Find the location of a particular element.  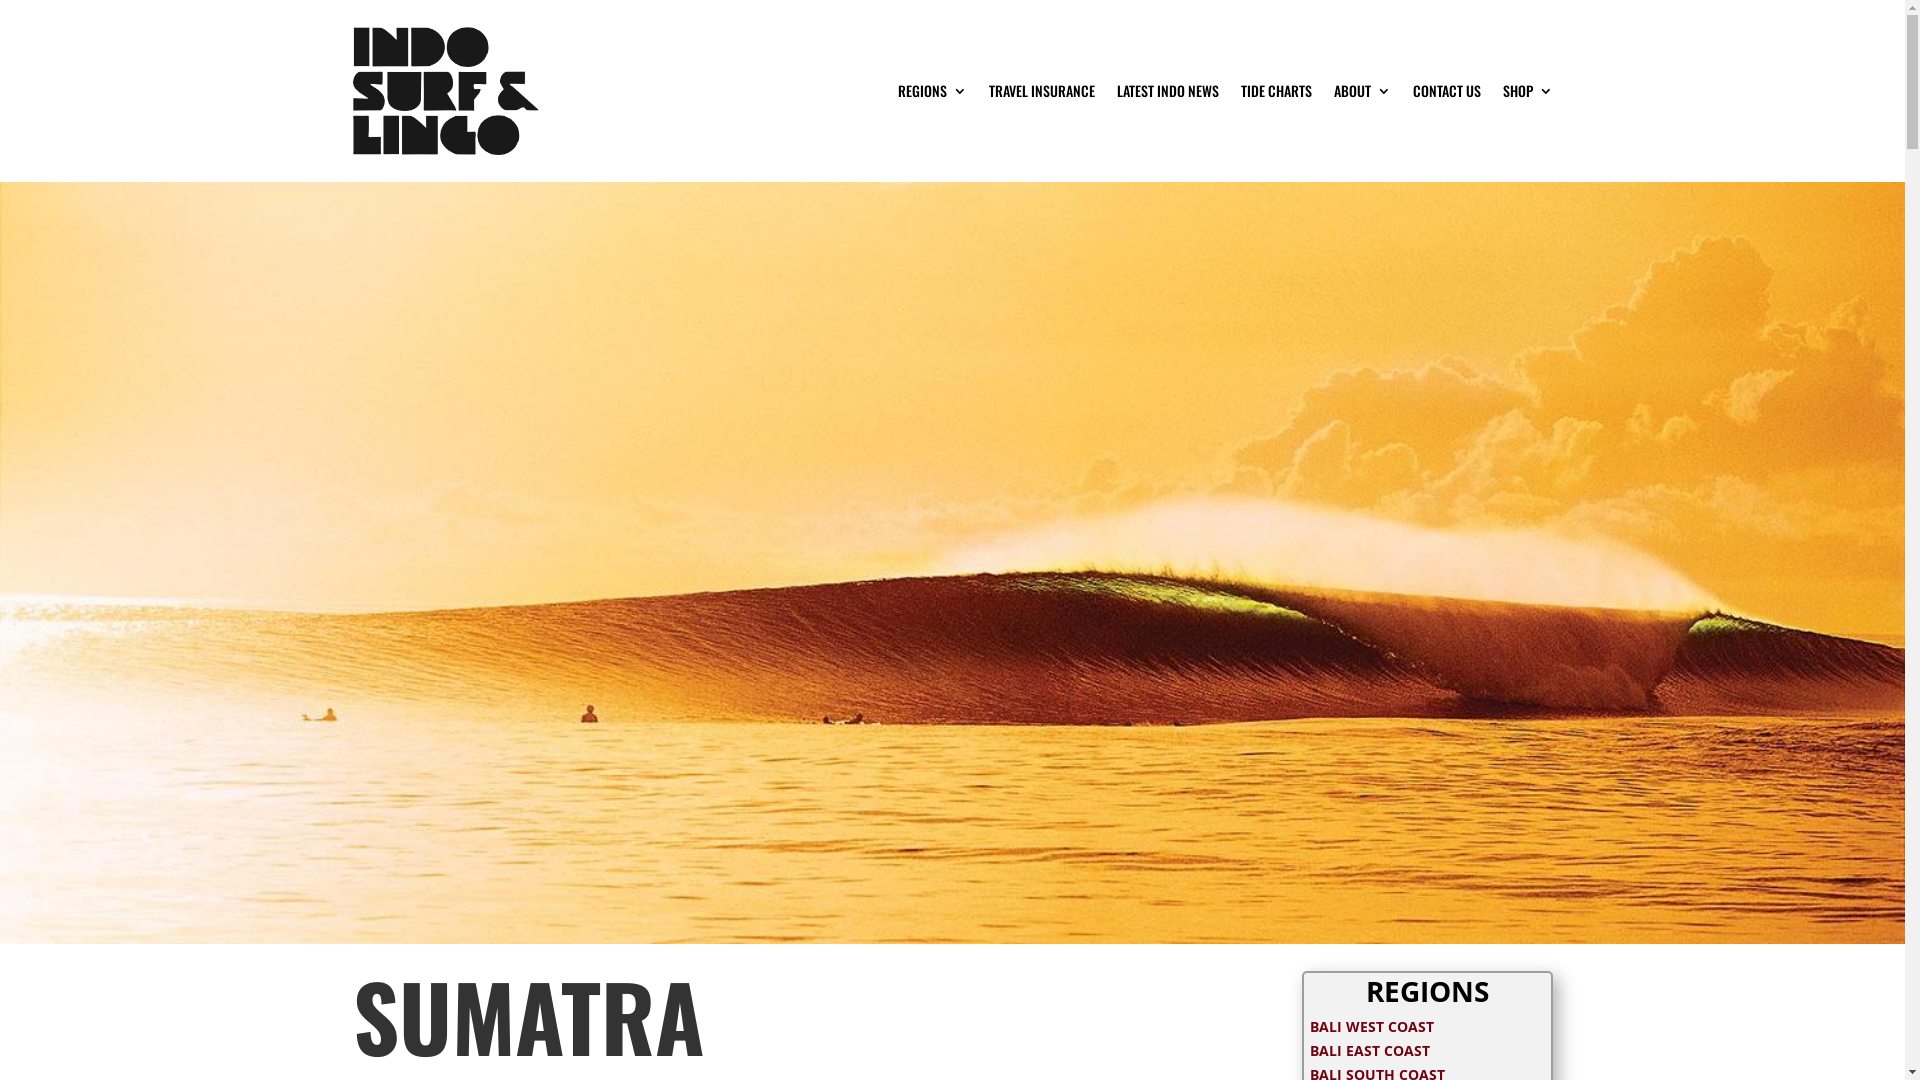

'ABOUT' is located at coordinates (1361, 91).